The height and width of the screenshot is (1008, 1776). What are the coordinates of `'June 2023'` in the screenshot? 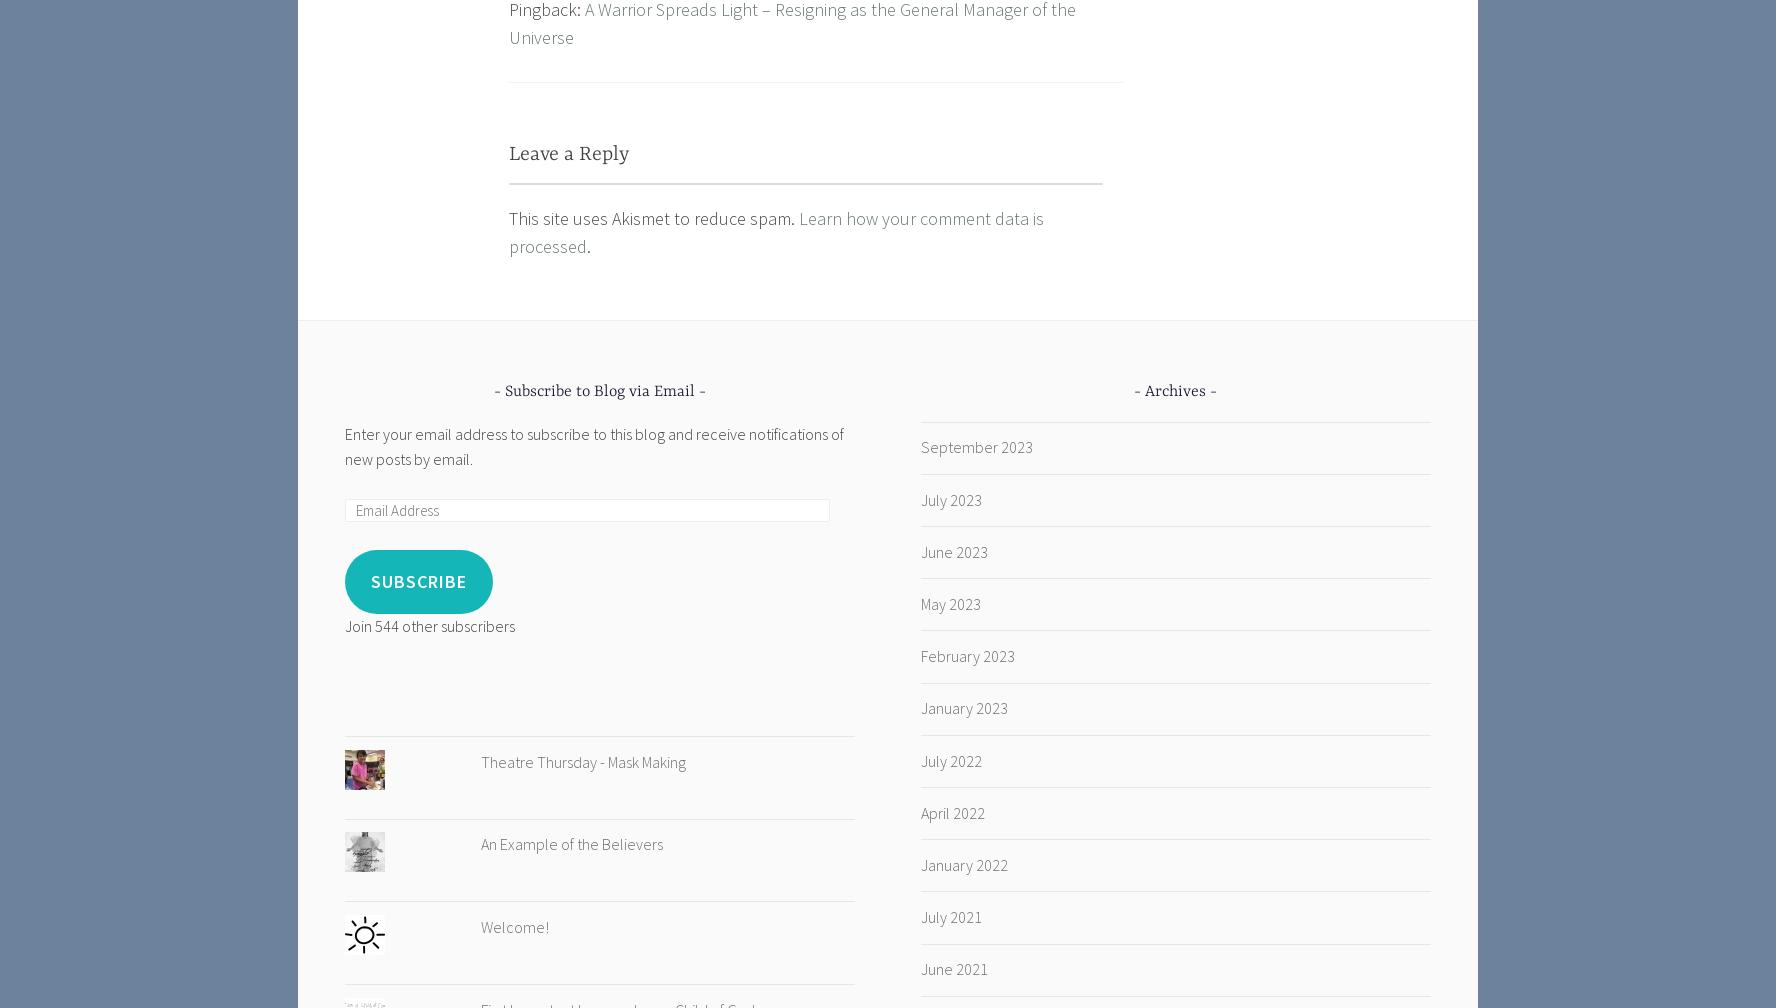 It's located at (918, 550).